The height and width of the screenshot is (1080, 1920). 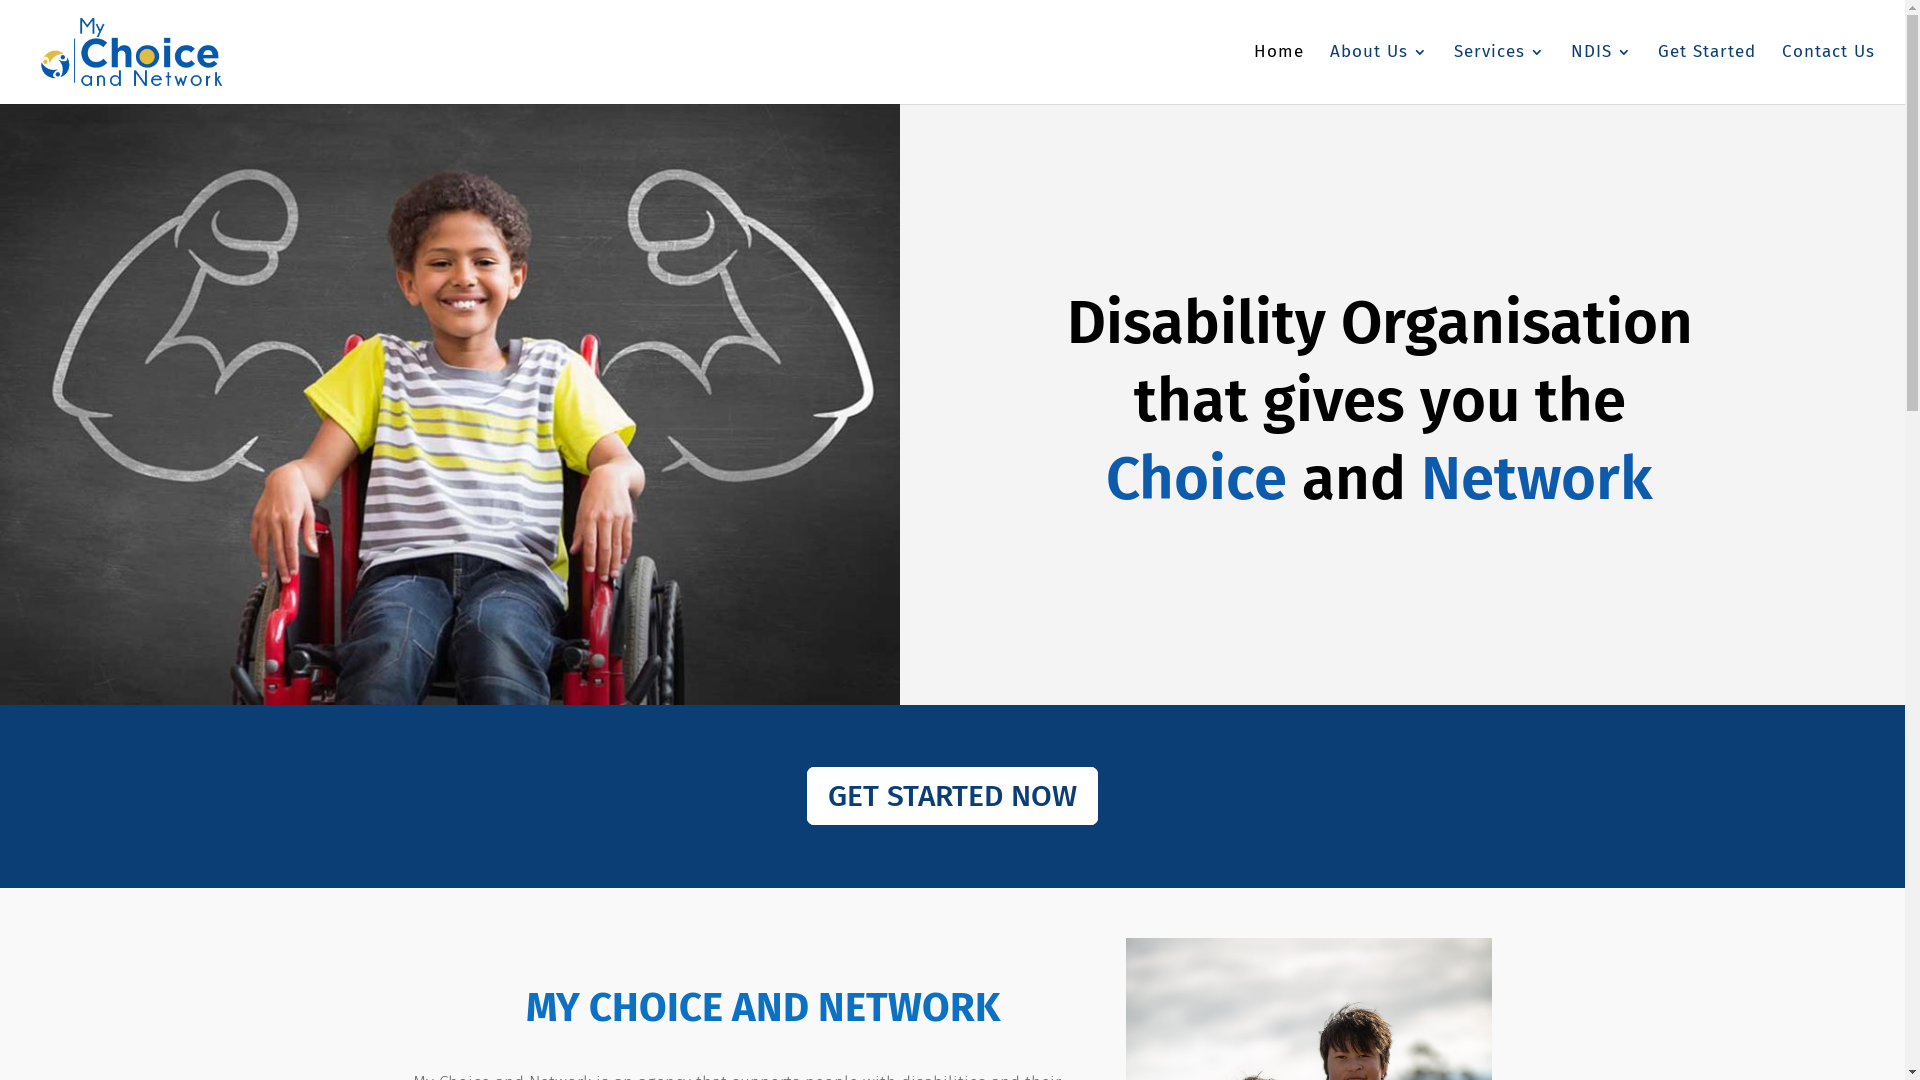 What do you see at coordinates (1377, 73) in the screenshot?
I see `'About Us'` at bounding box center [1377, 73].